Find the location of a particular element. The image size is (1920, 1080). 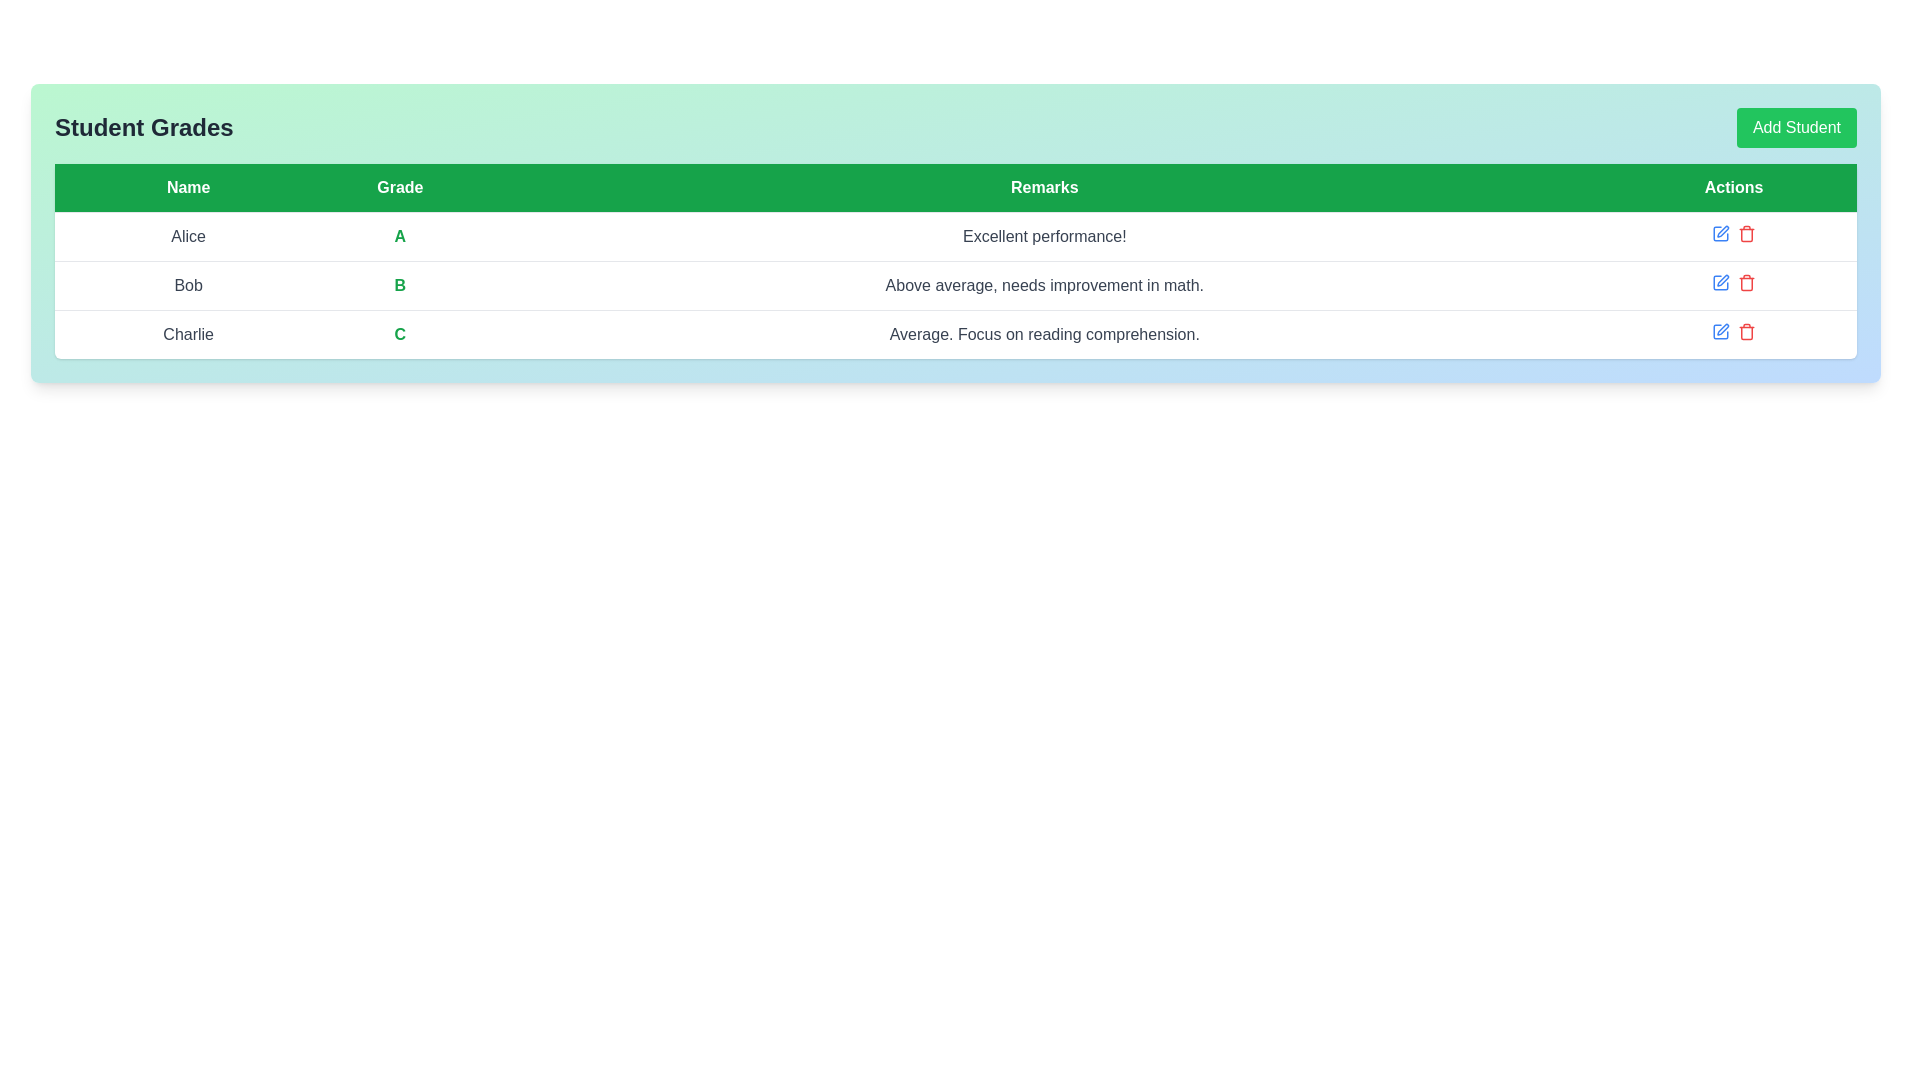

the static text label in the first column of the table header that represents names, positioned to the left of the 'Grade' header is located at coordinates (188, 188).